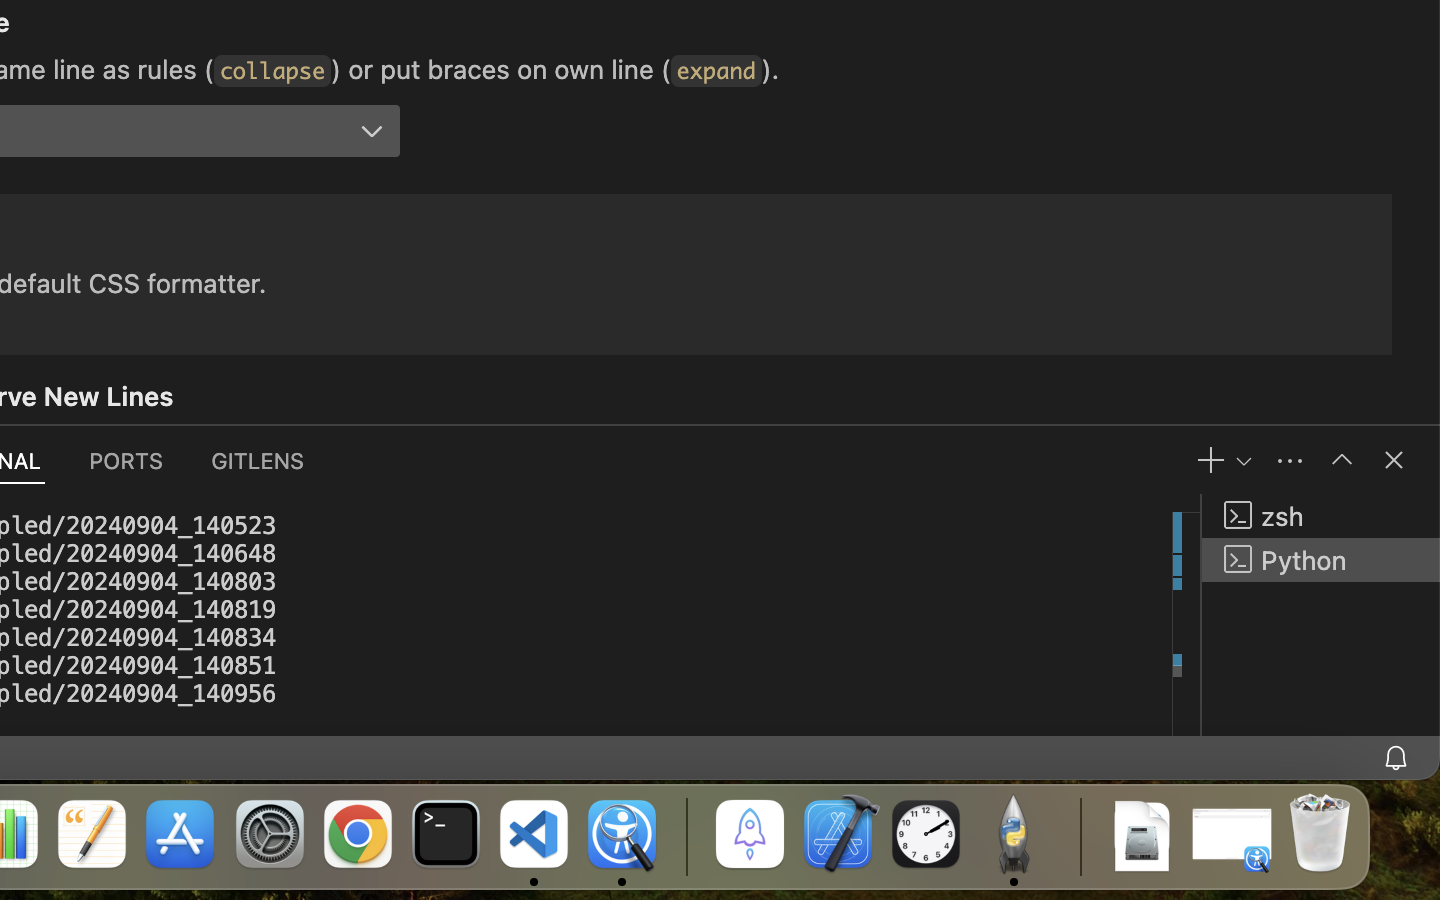 This screenshot has width=1440, height=900. What do you see at coordinates (715, 70) in the screenshot?
I see `'expand'` at bounding box center [715, 70].